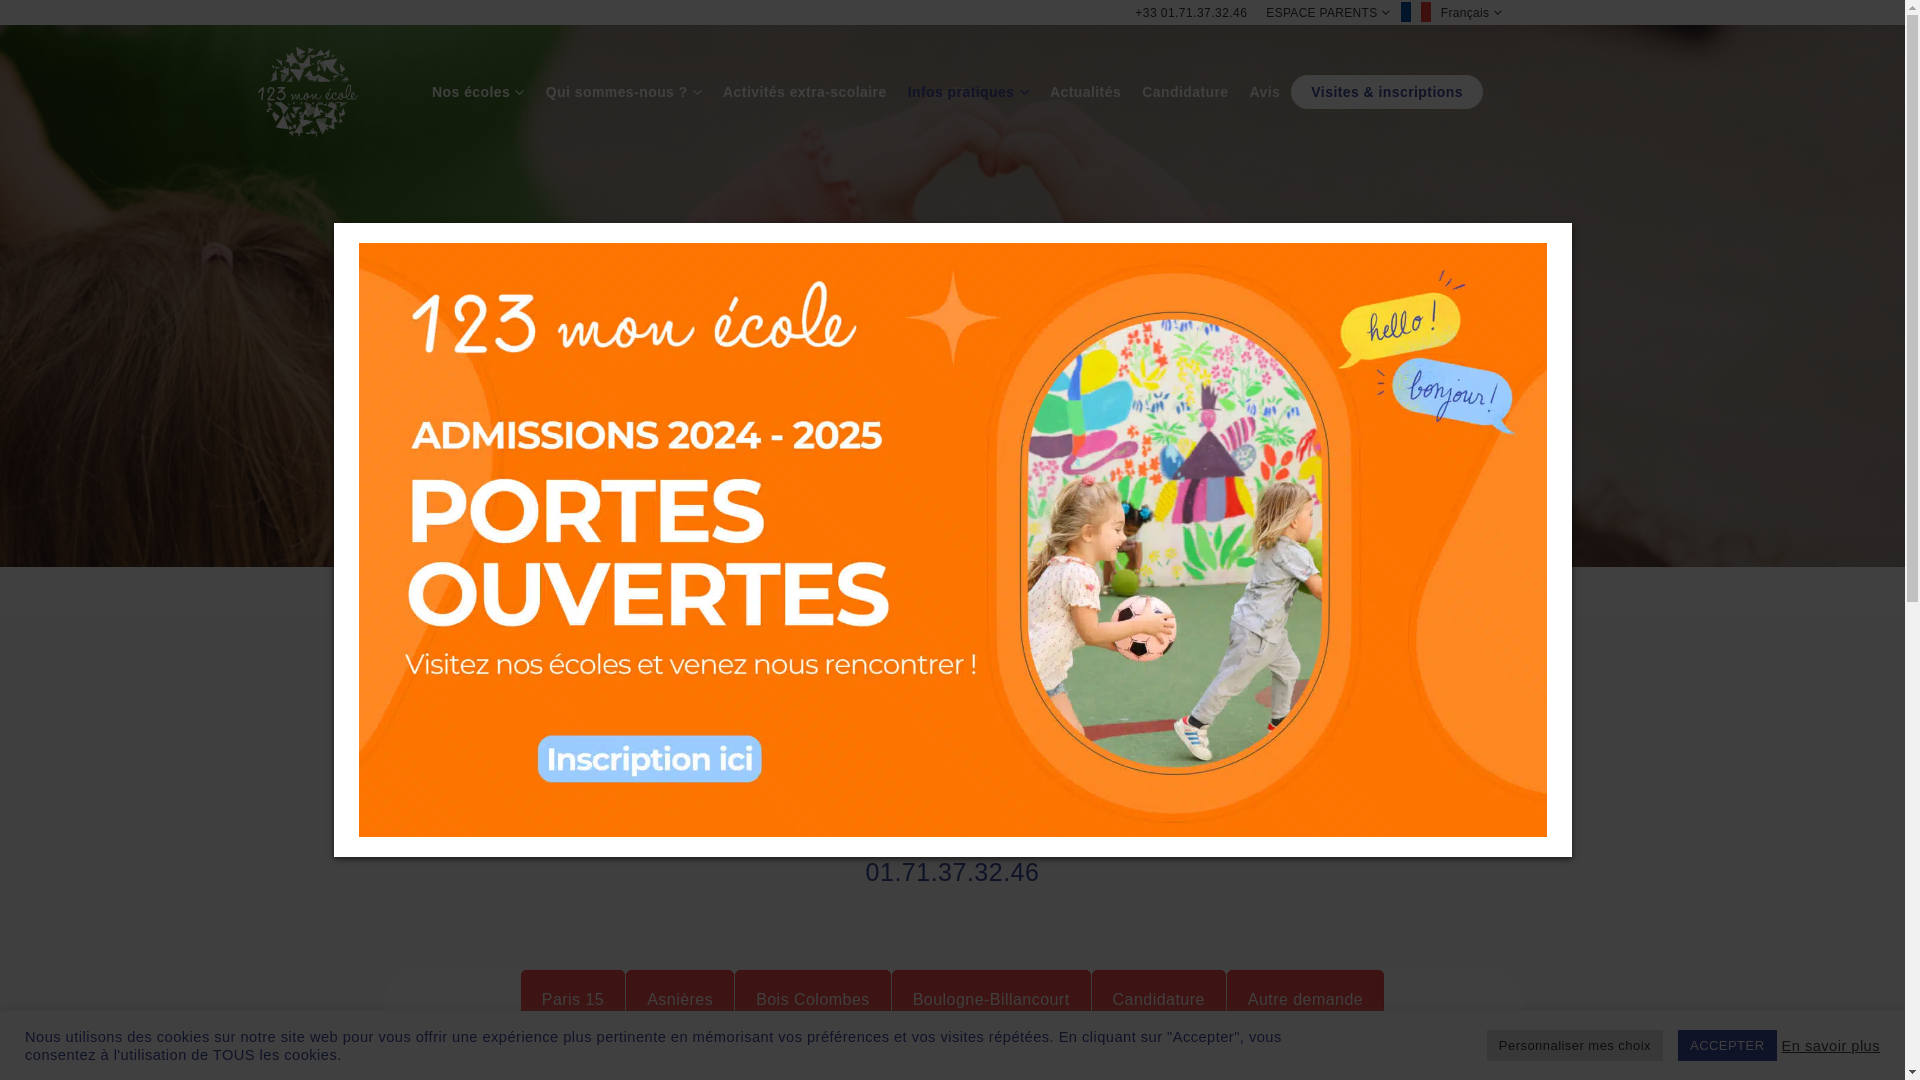 This screenshot has width=1920, height=1080. What do you see at coordinates (991, 999) in the screenshot?
I see `'Boulogne-Billancourt'` at bounding box center [991, 999].